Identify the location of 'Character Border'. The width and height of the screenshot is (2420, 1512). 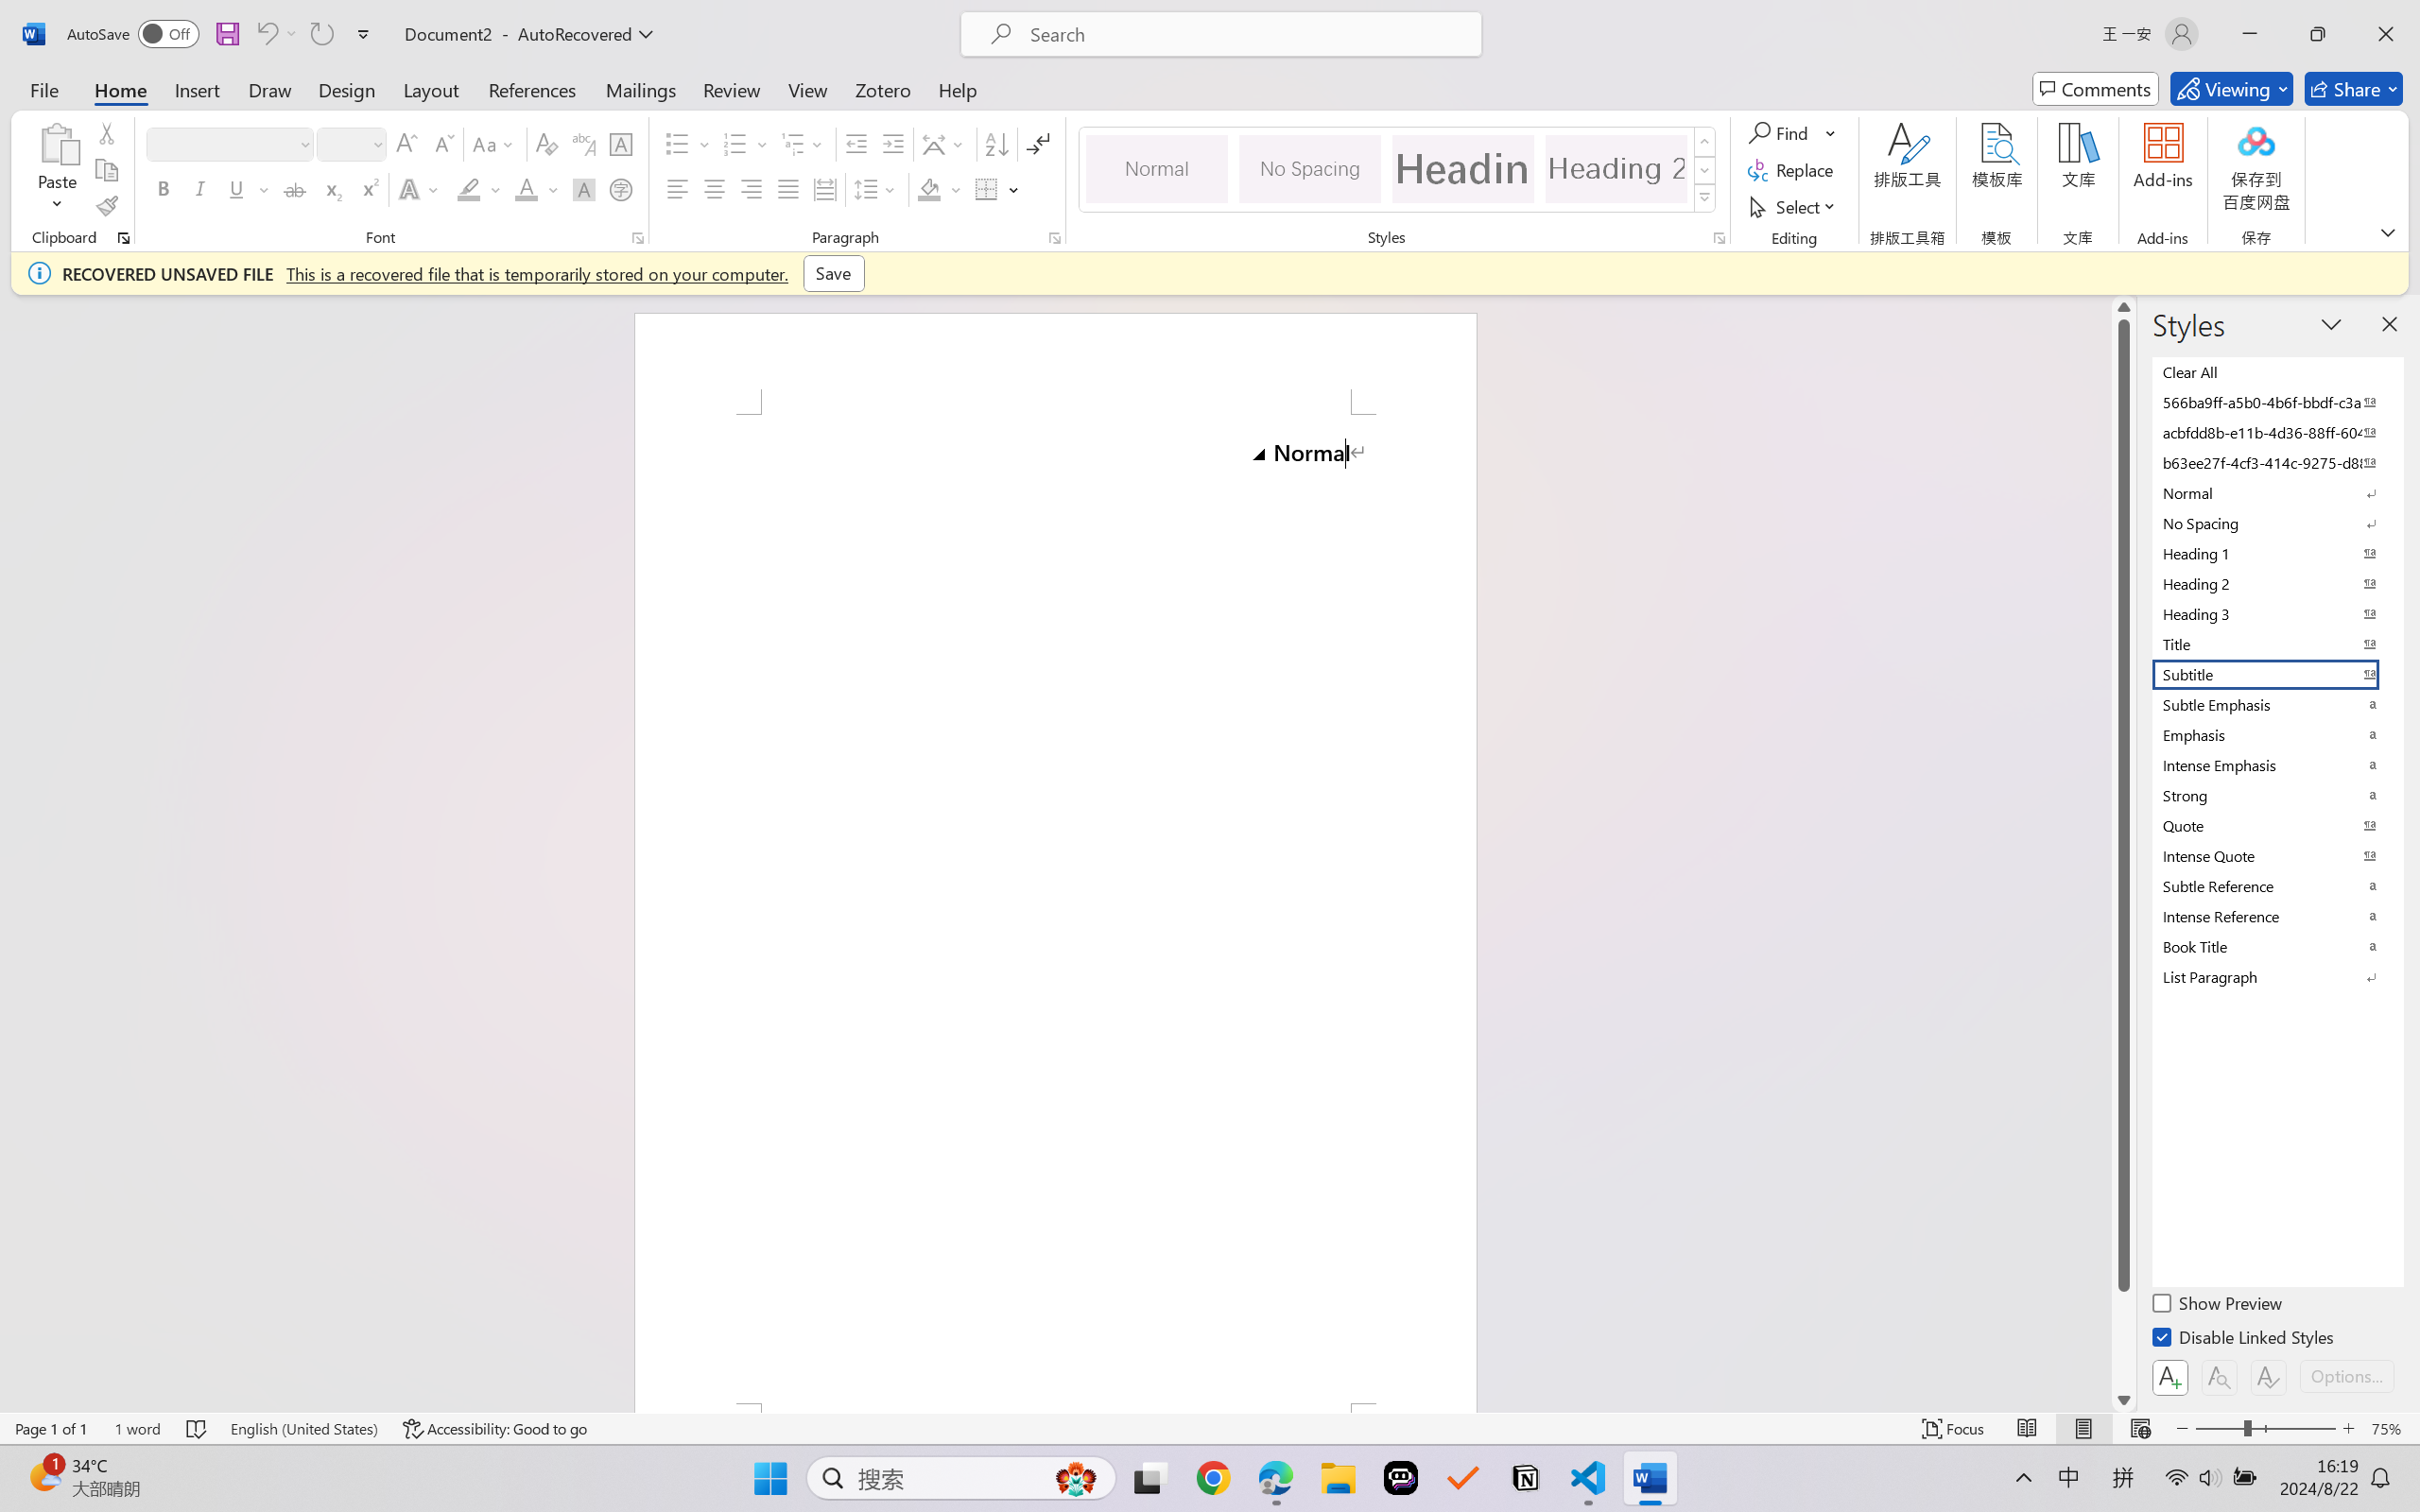
(621, 144).